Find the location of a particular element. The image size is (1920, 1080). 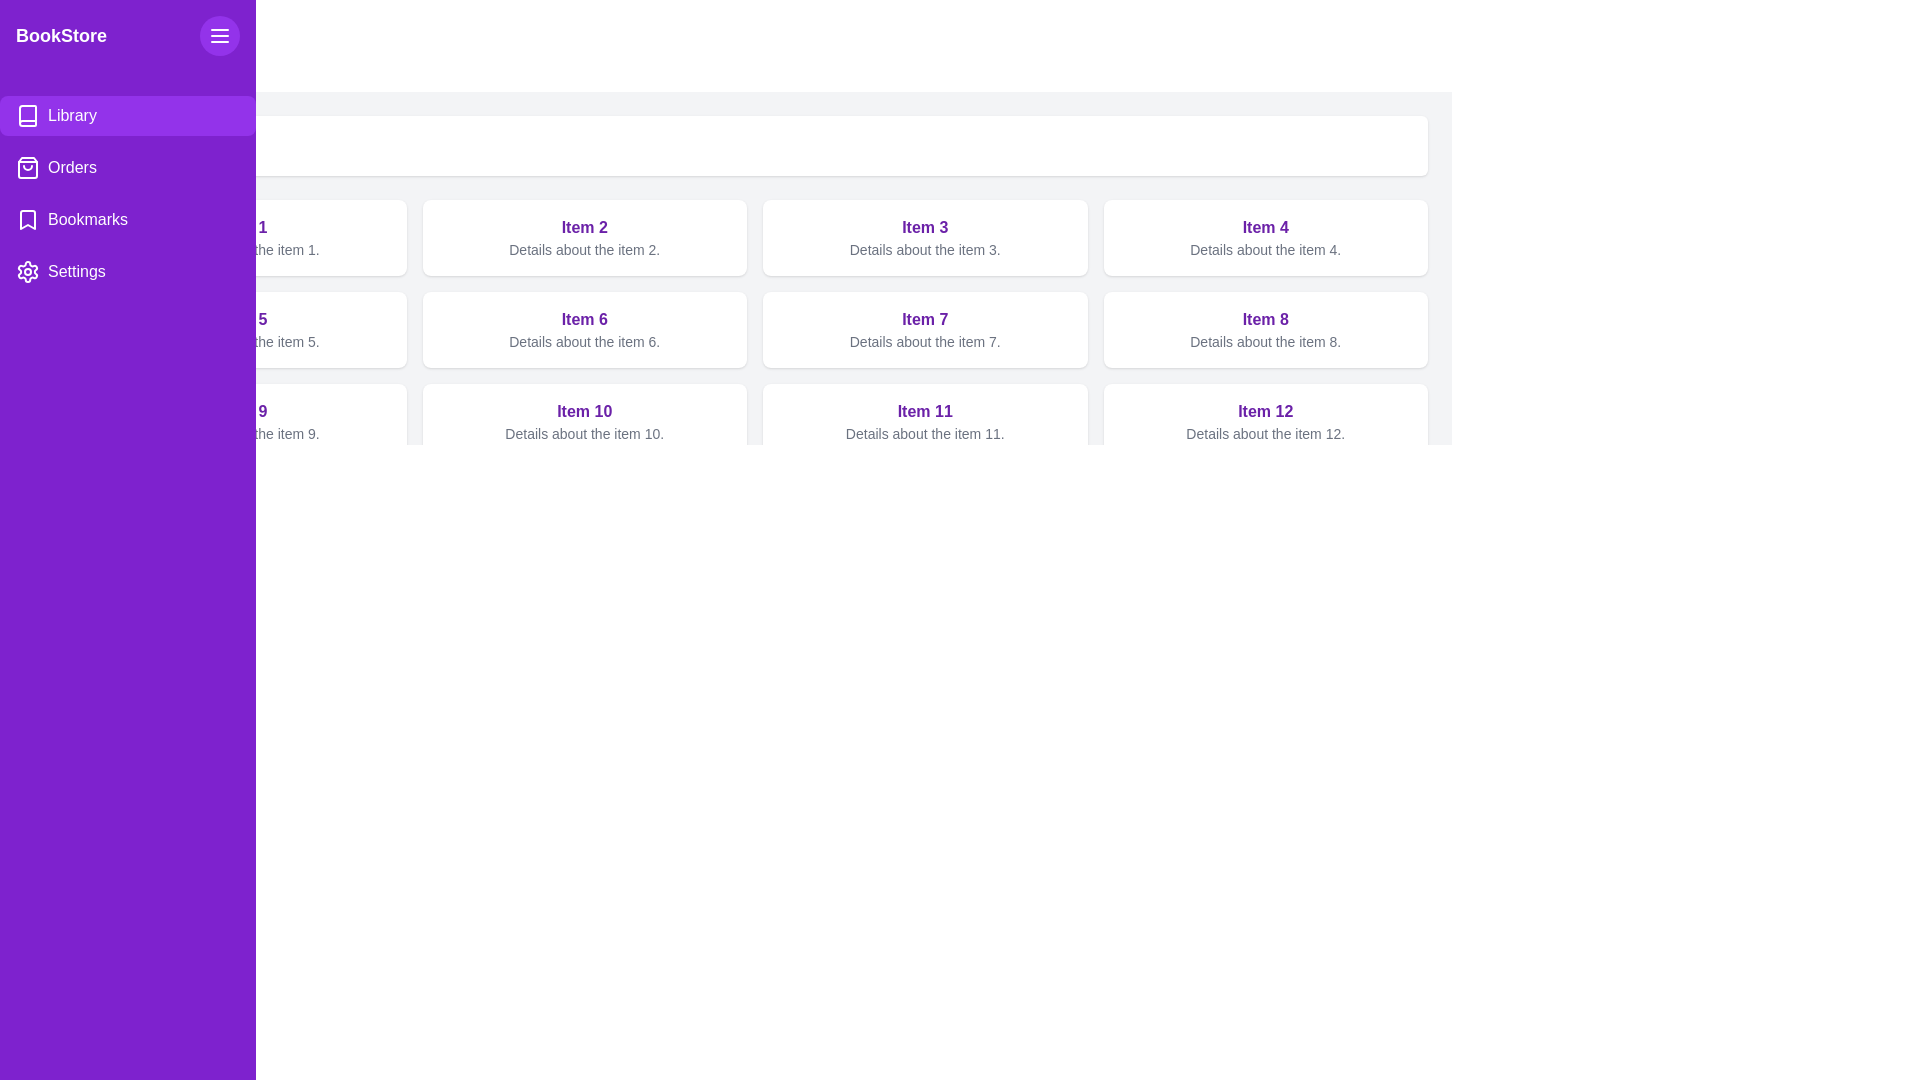

the cogwheel-like icon that represents the 'Settings' functionality located in the left-hand sidebar under the 'Settings' menu item is located at coordinates (28, 272).